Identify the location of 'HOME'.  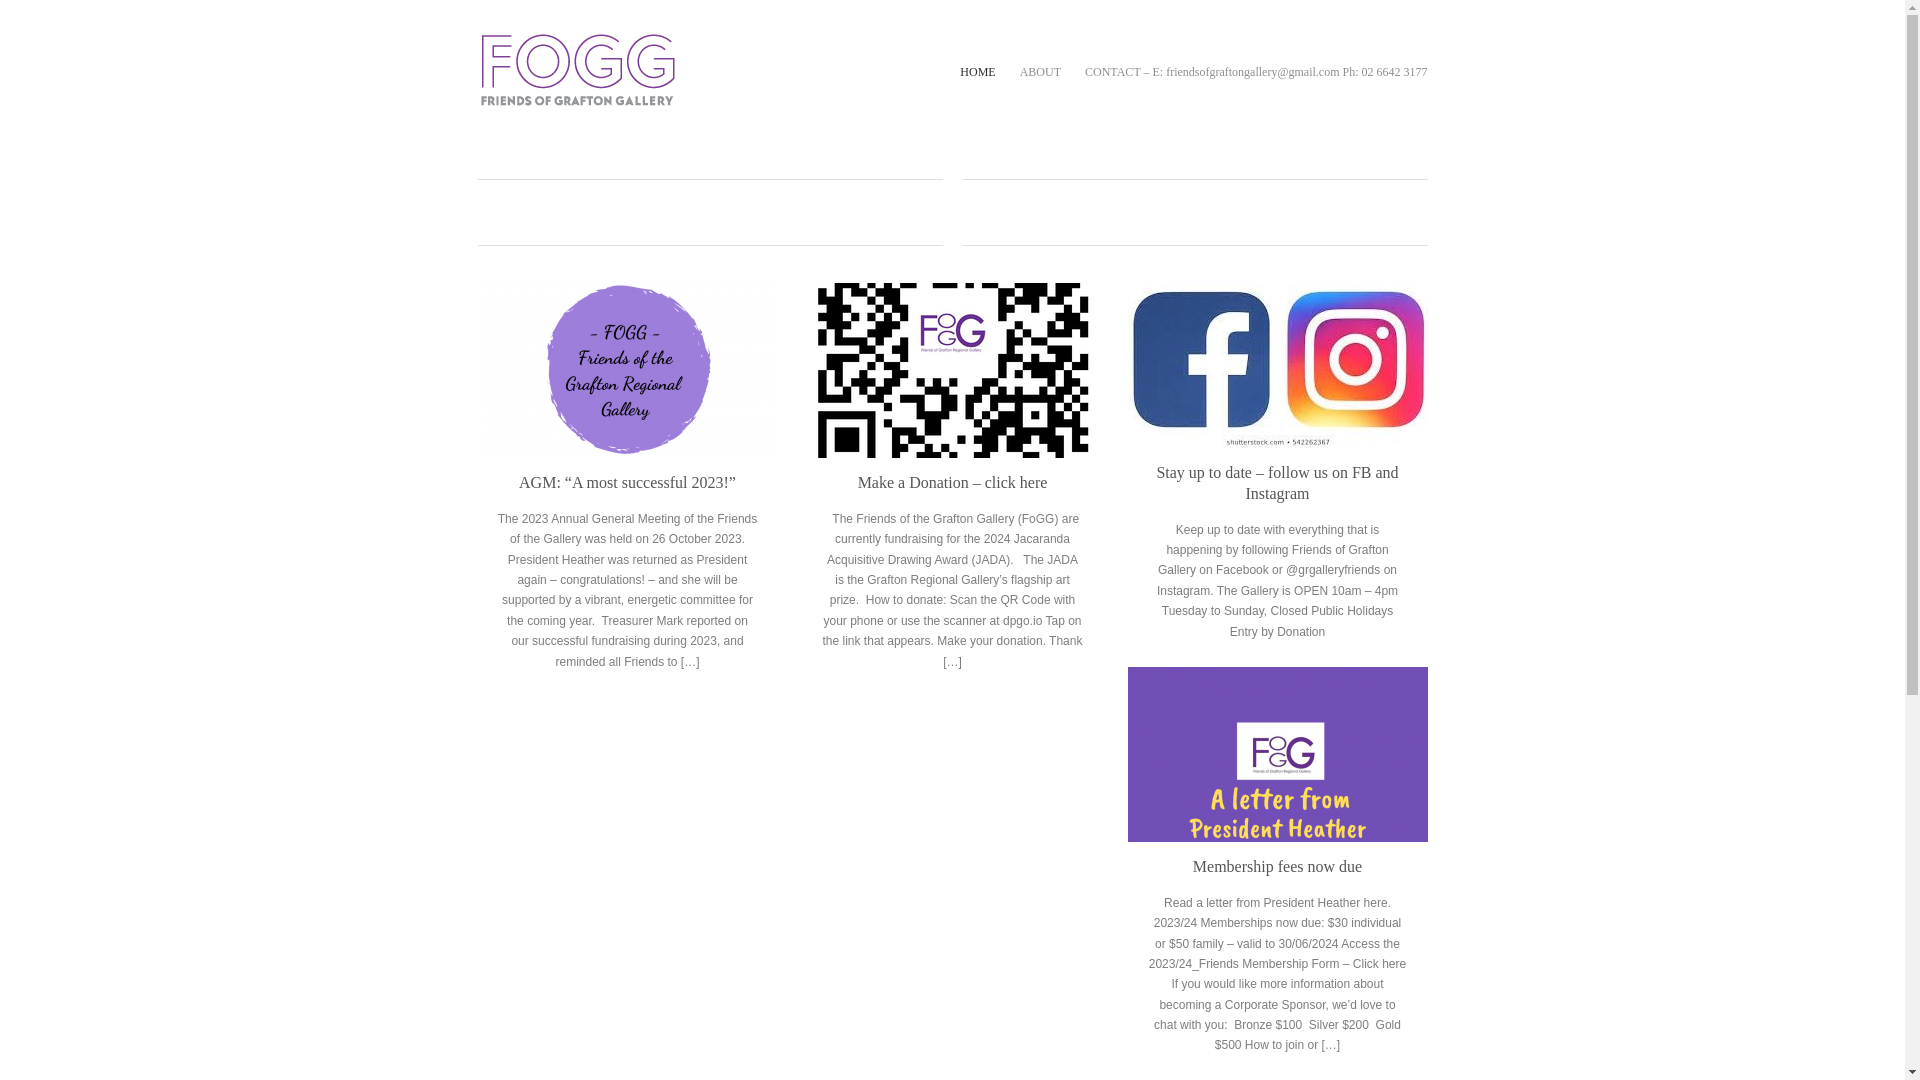
(960, 71).